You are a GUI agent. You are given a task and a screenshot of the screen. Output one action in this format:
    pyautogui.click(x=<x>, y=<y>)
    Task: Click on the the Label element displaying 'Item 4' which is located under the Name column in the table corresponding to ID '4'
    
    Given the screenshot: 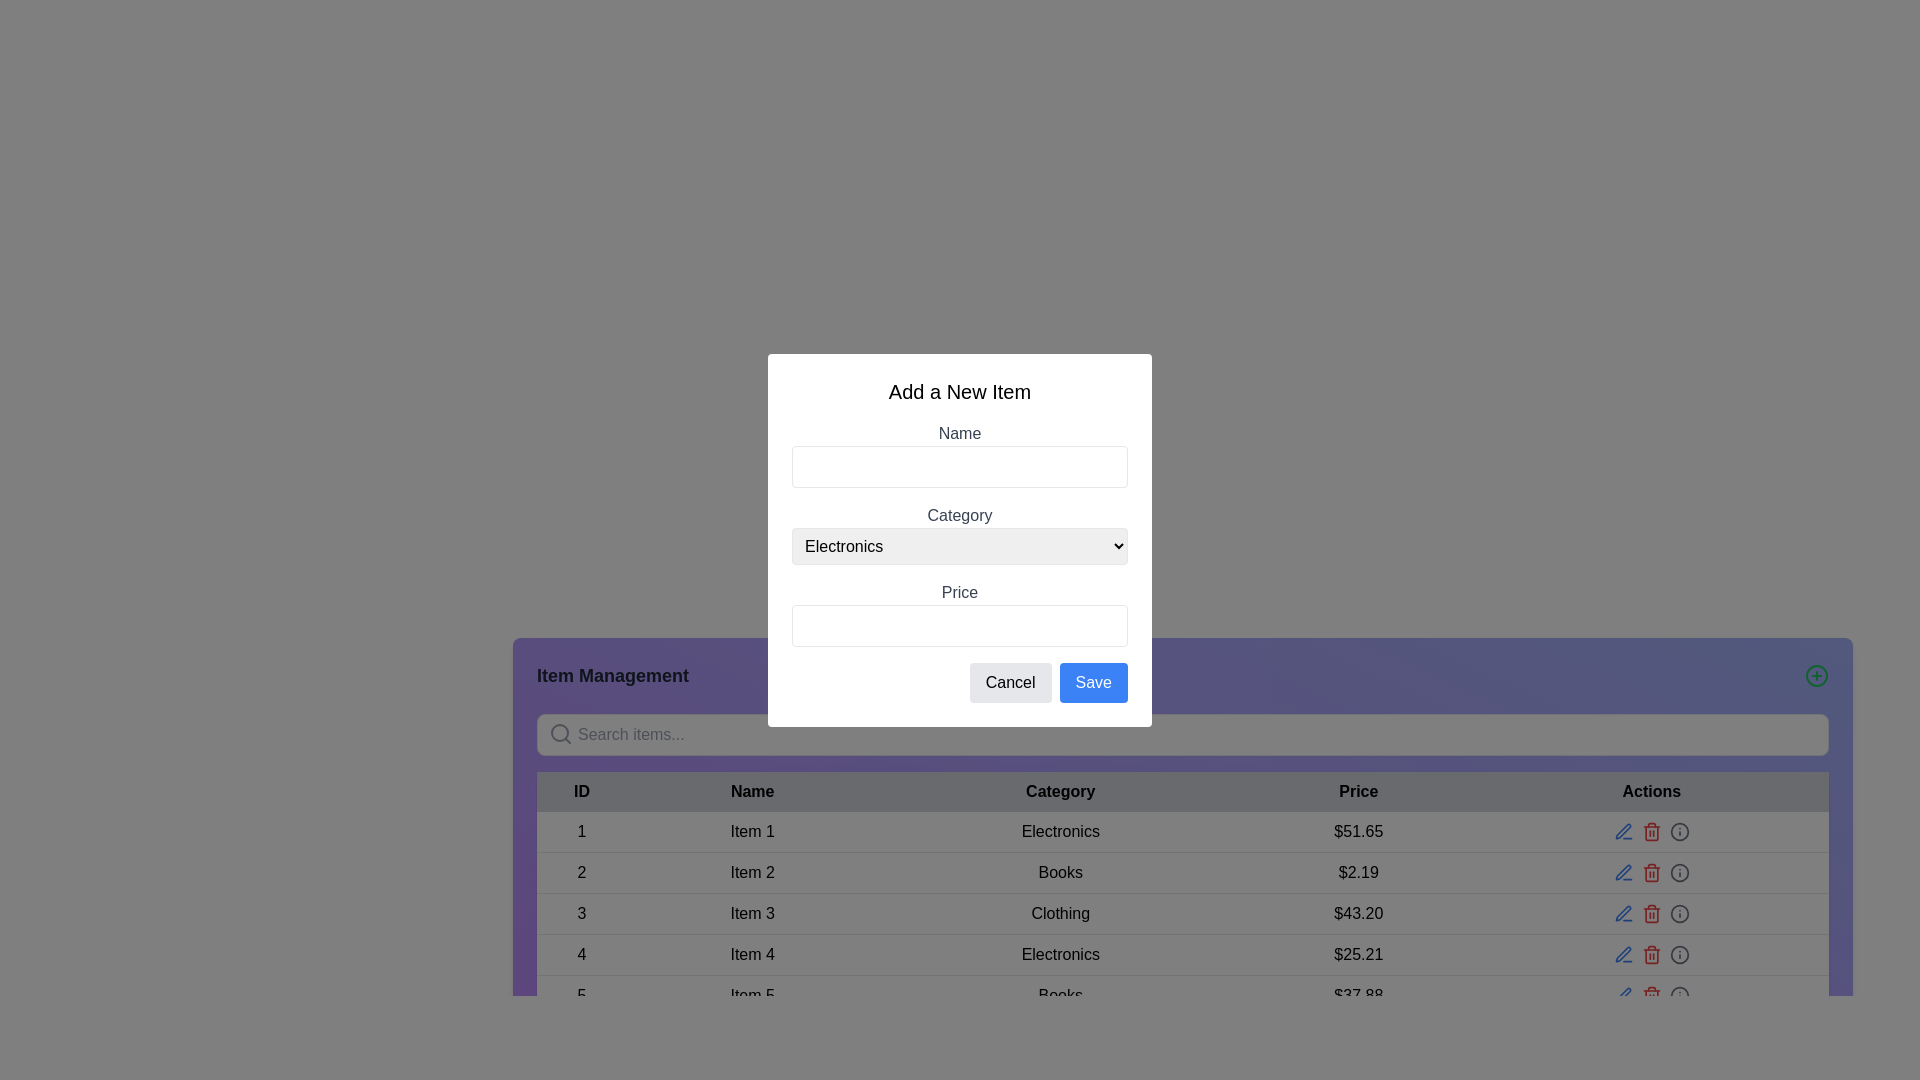 What is the action you would take?
    pyautogui.click(x=751, y=954)
    